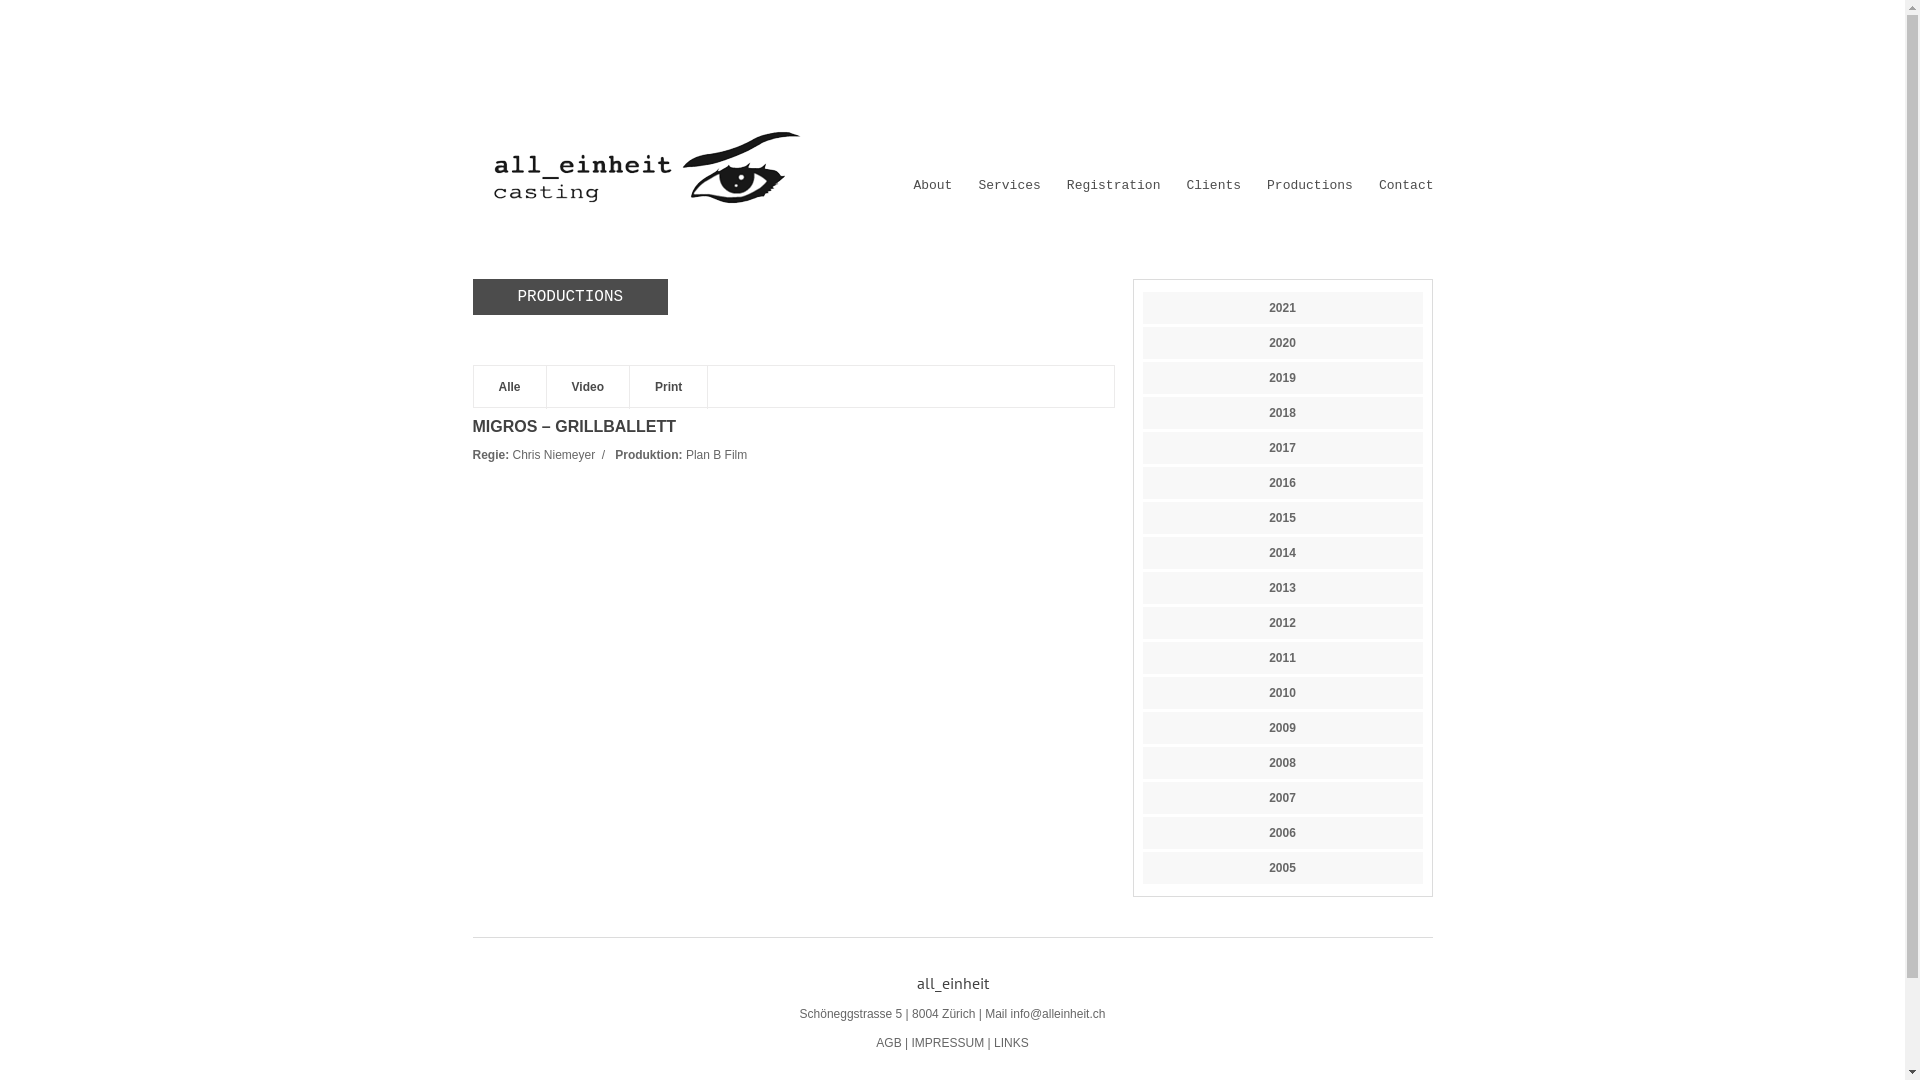  What do you see at coordinates (1281, 482) in the screenshot?
I see `'2016'` at bounding box center [1281, 482].